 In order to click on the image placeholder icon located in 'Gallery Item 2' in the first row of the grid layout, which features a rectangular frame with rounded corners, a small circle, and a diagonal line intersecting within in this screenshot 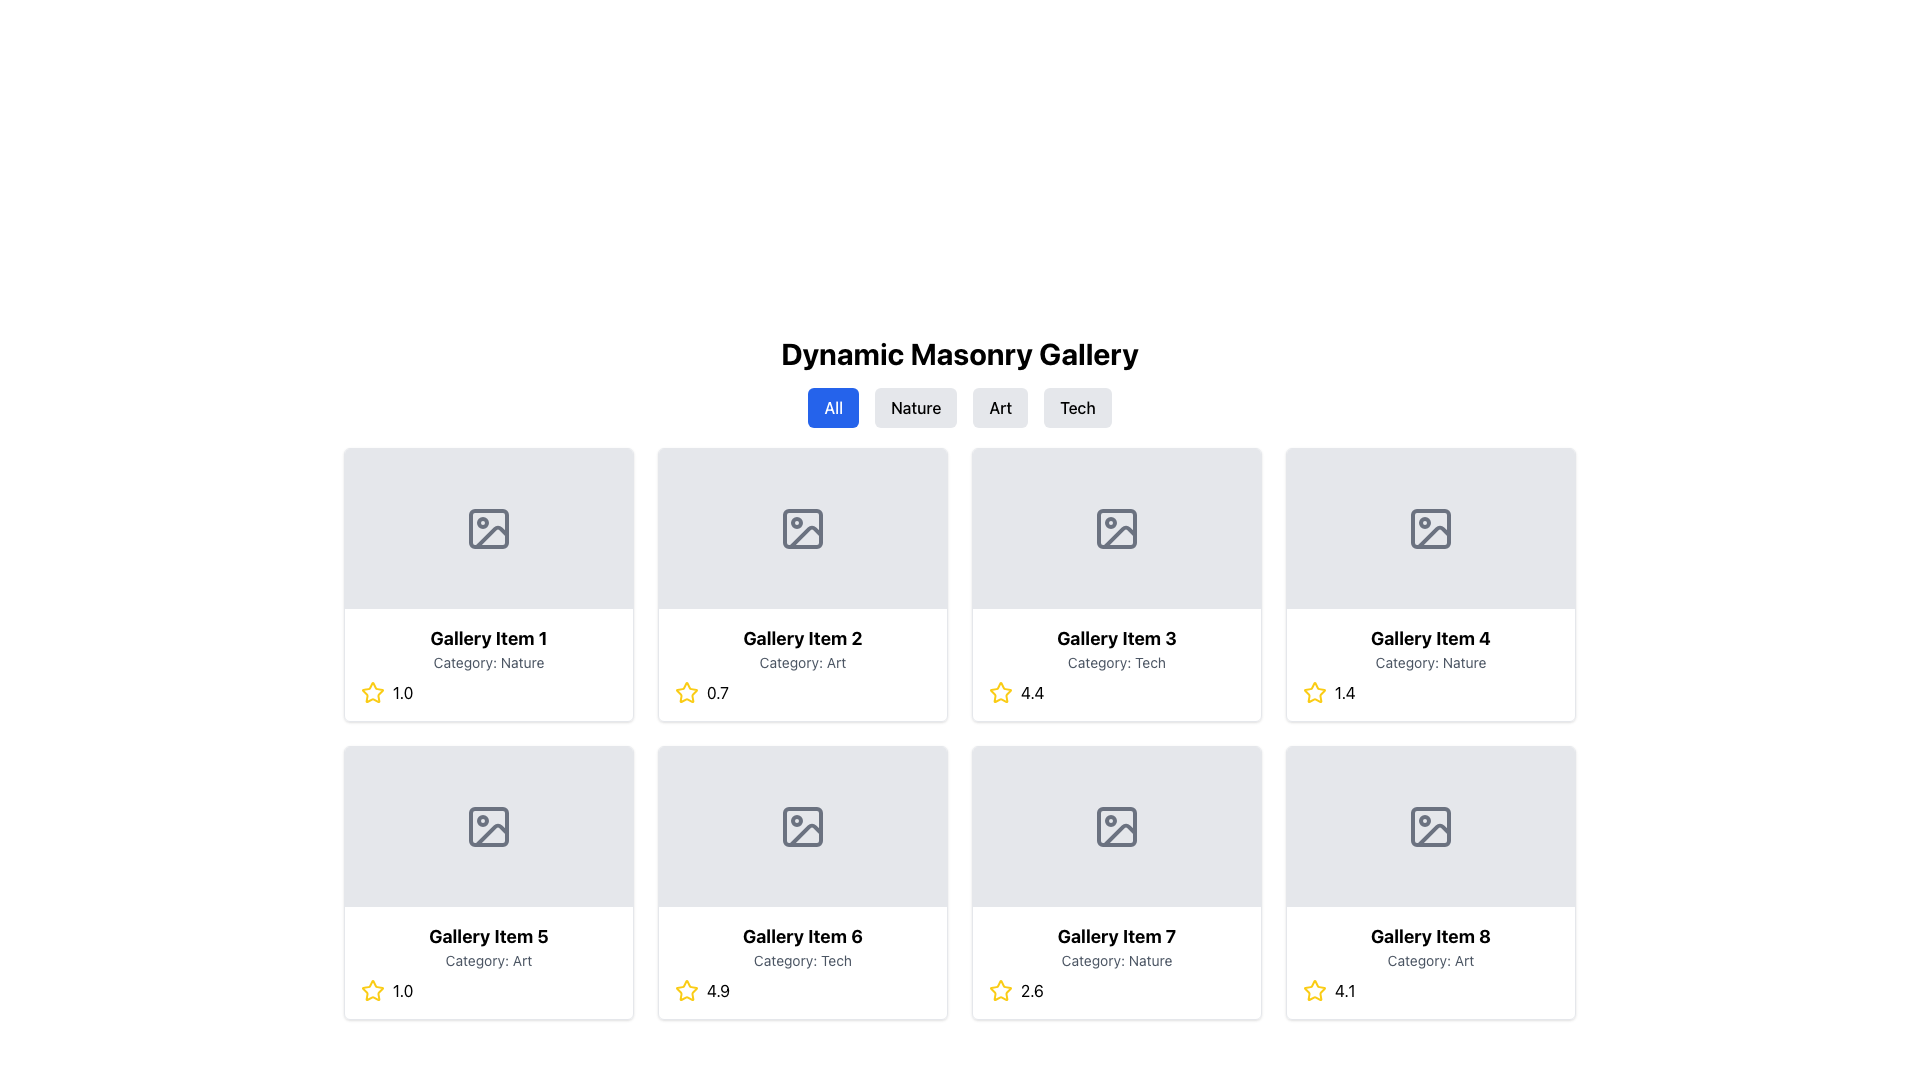, I will do `click(802, 527)`.